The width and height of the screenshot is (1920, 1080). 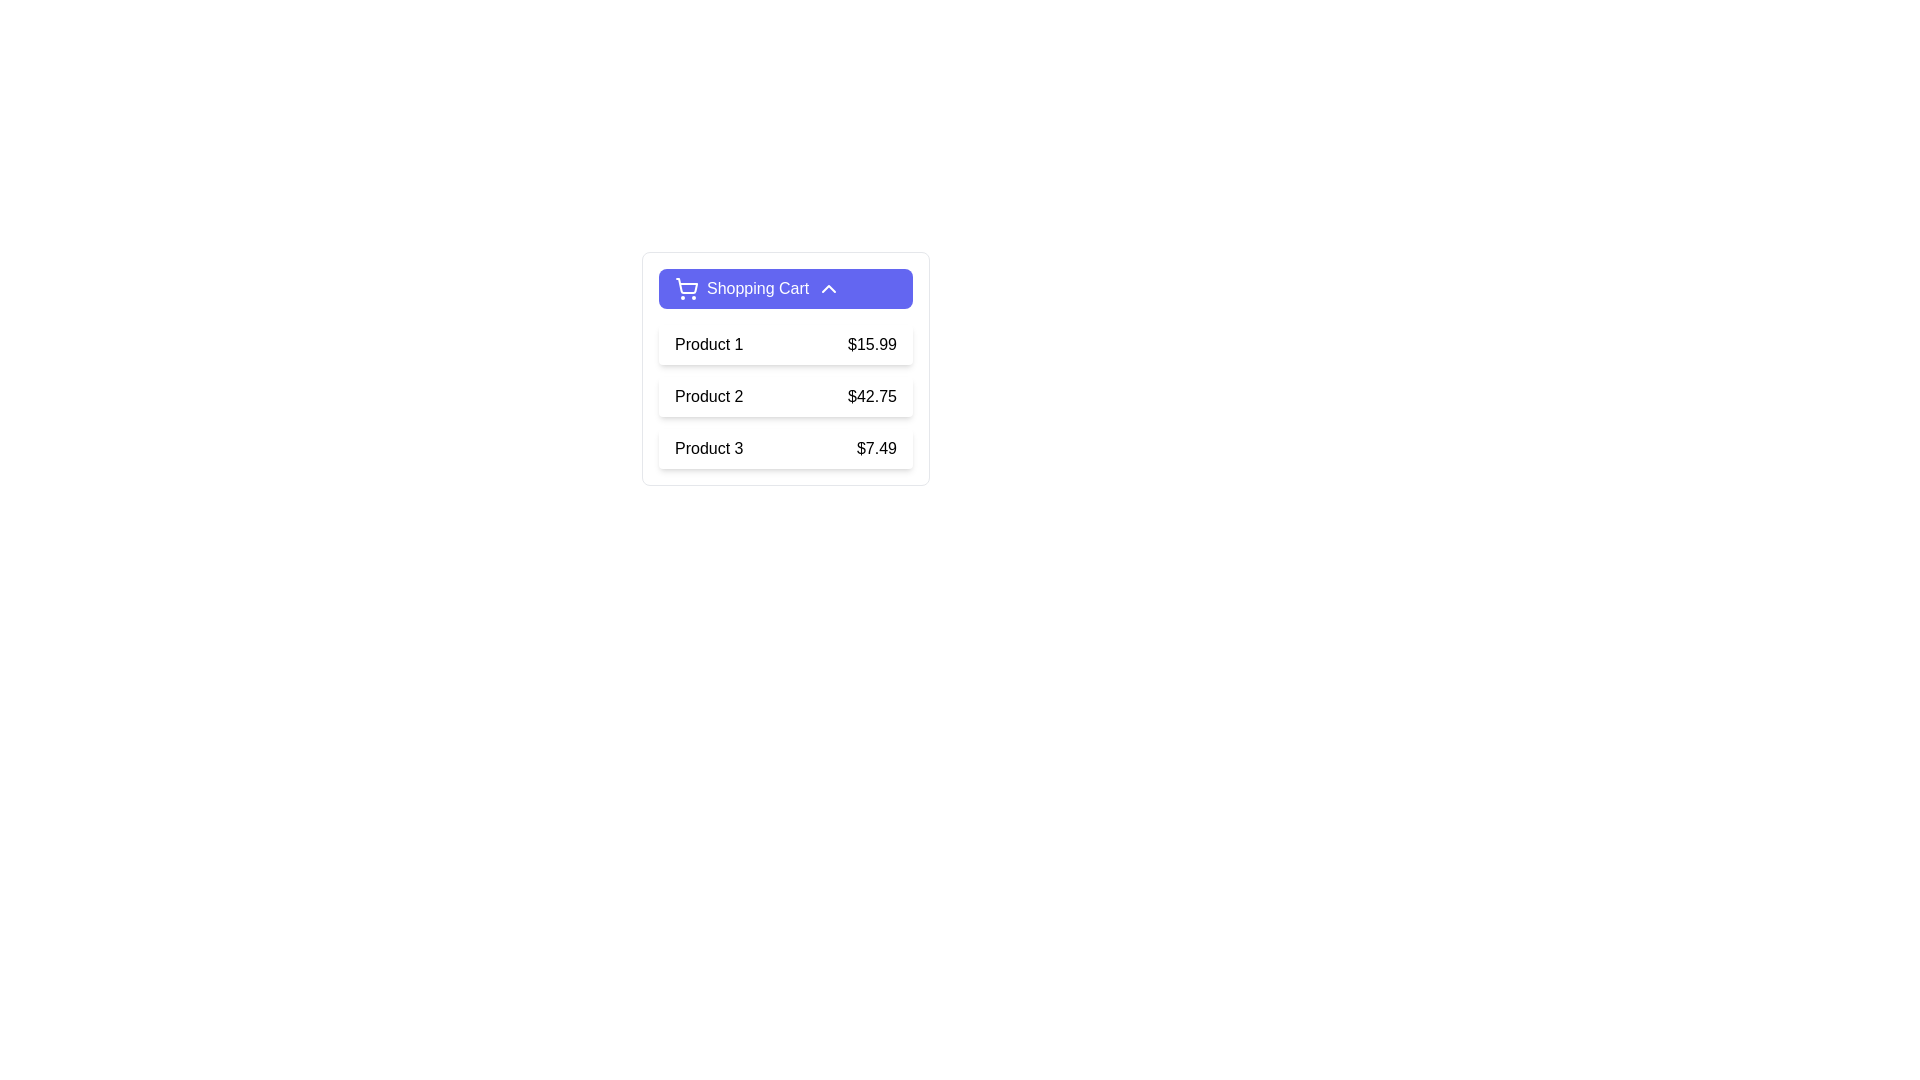 I want to click on the small, simplistic shopping cart icon located to the very left of the purple banner with 'Shopping Cart' text, so click(x=686, y=289).